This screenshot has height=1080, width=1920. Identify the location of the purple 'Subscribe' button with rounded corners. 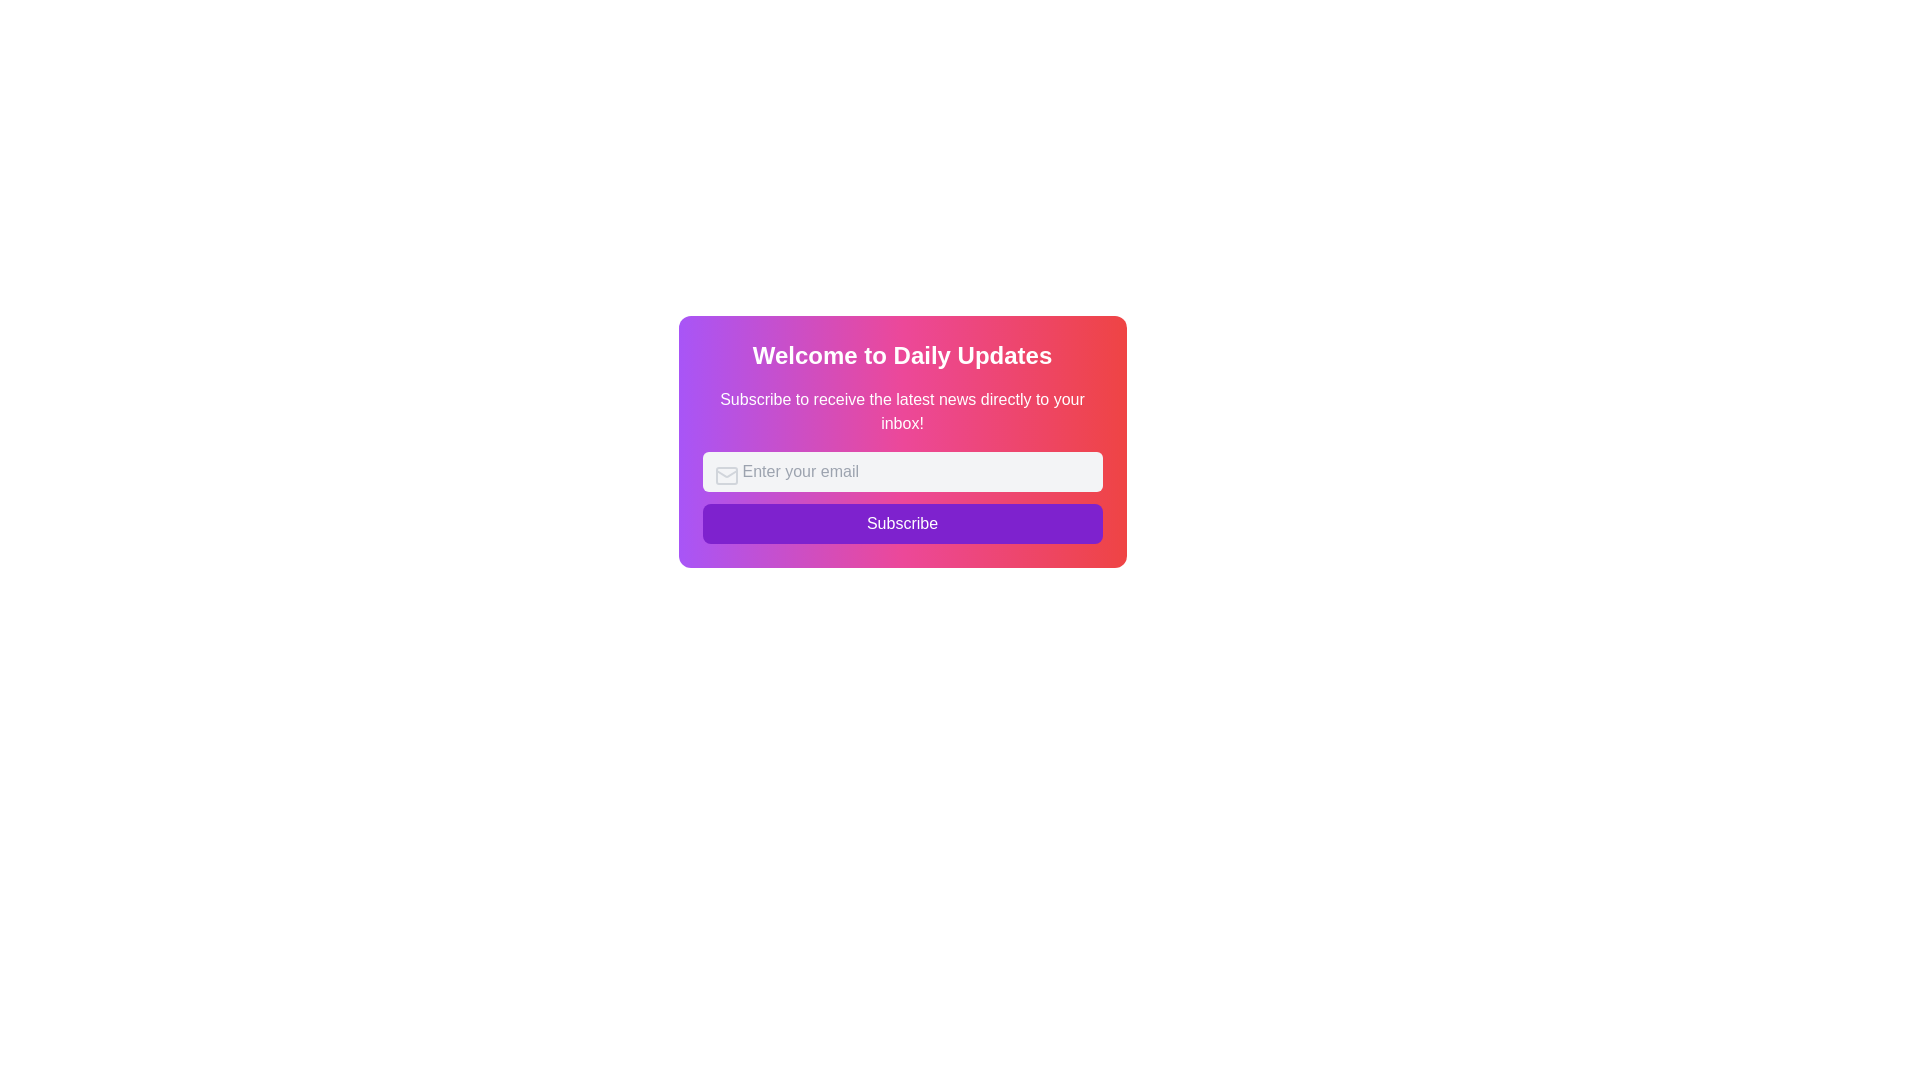
(901, 523).